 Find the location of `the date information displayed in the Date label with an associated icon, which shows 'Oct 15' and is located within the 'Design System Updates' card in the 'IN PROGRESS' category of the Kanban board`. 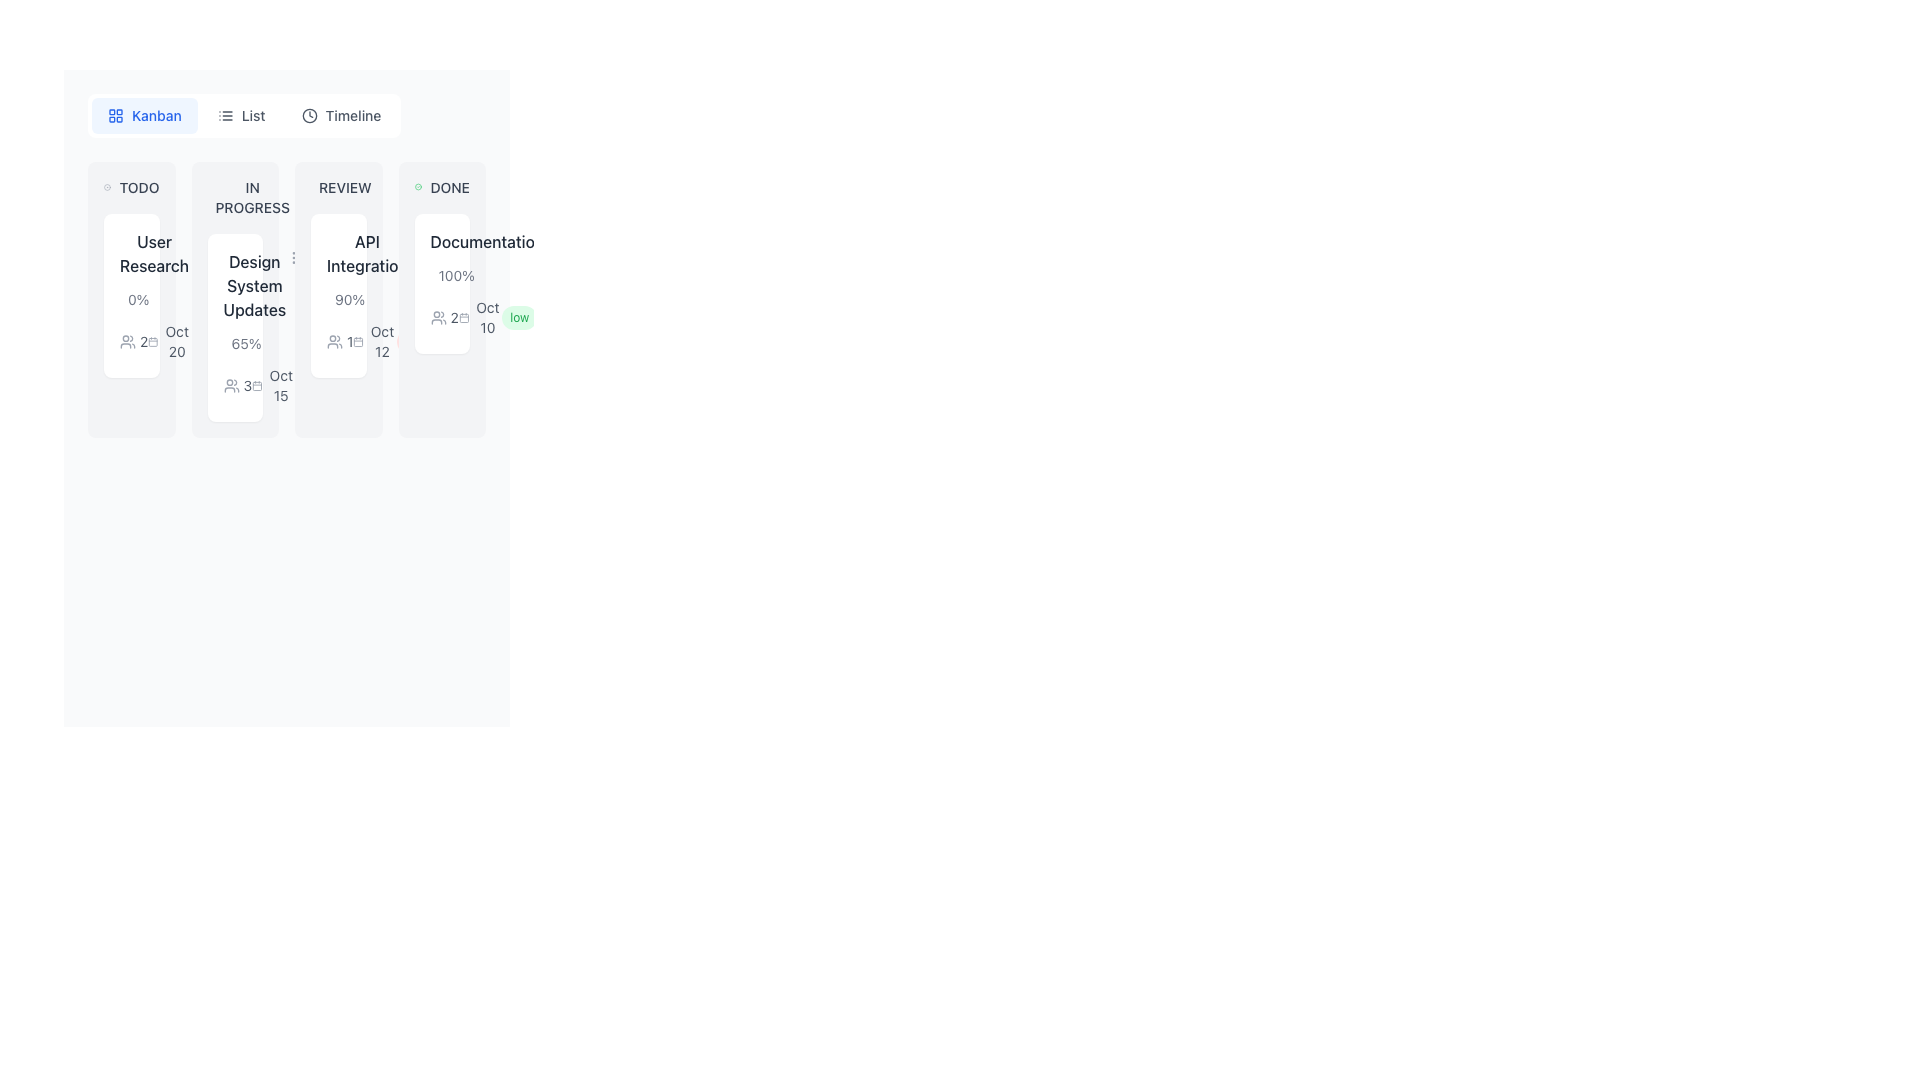

the date information displayed in the Date label with an associated icon, which shows 'Oct 15' and is located within the 'Design System Updates' card in the 'IN PROGRESS' category of the Kanban board is located at coordinates (272, 385).